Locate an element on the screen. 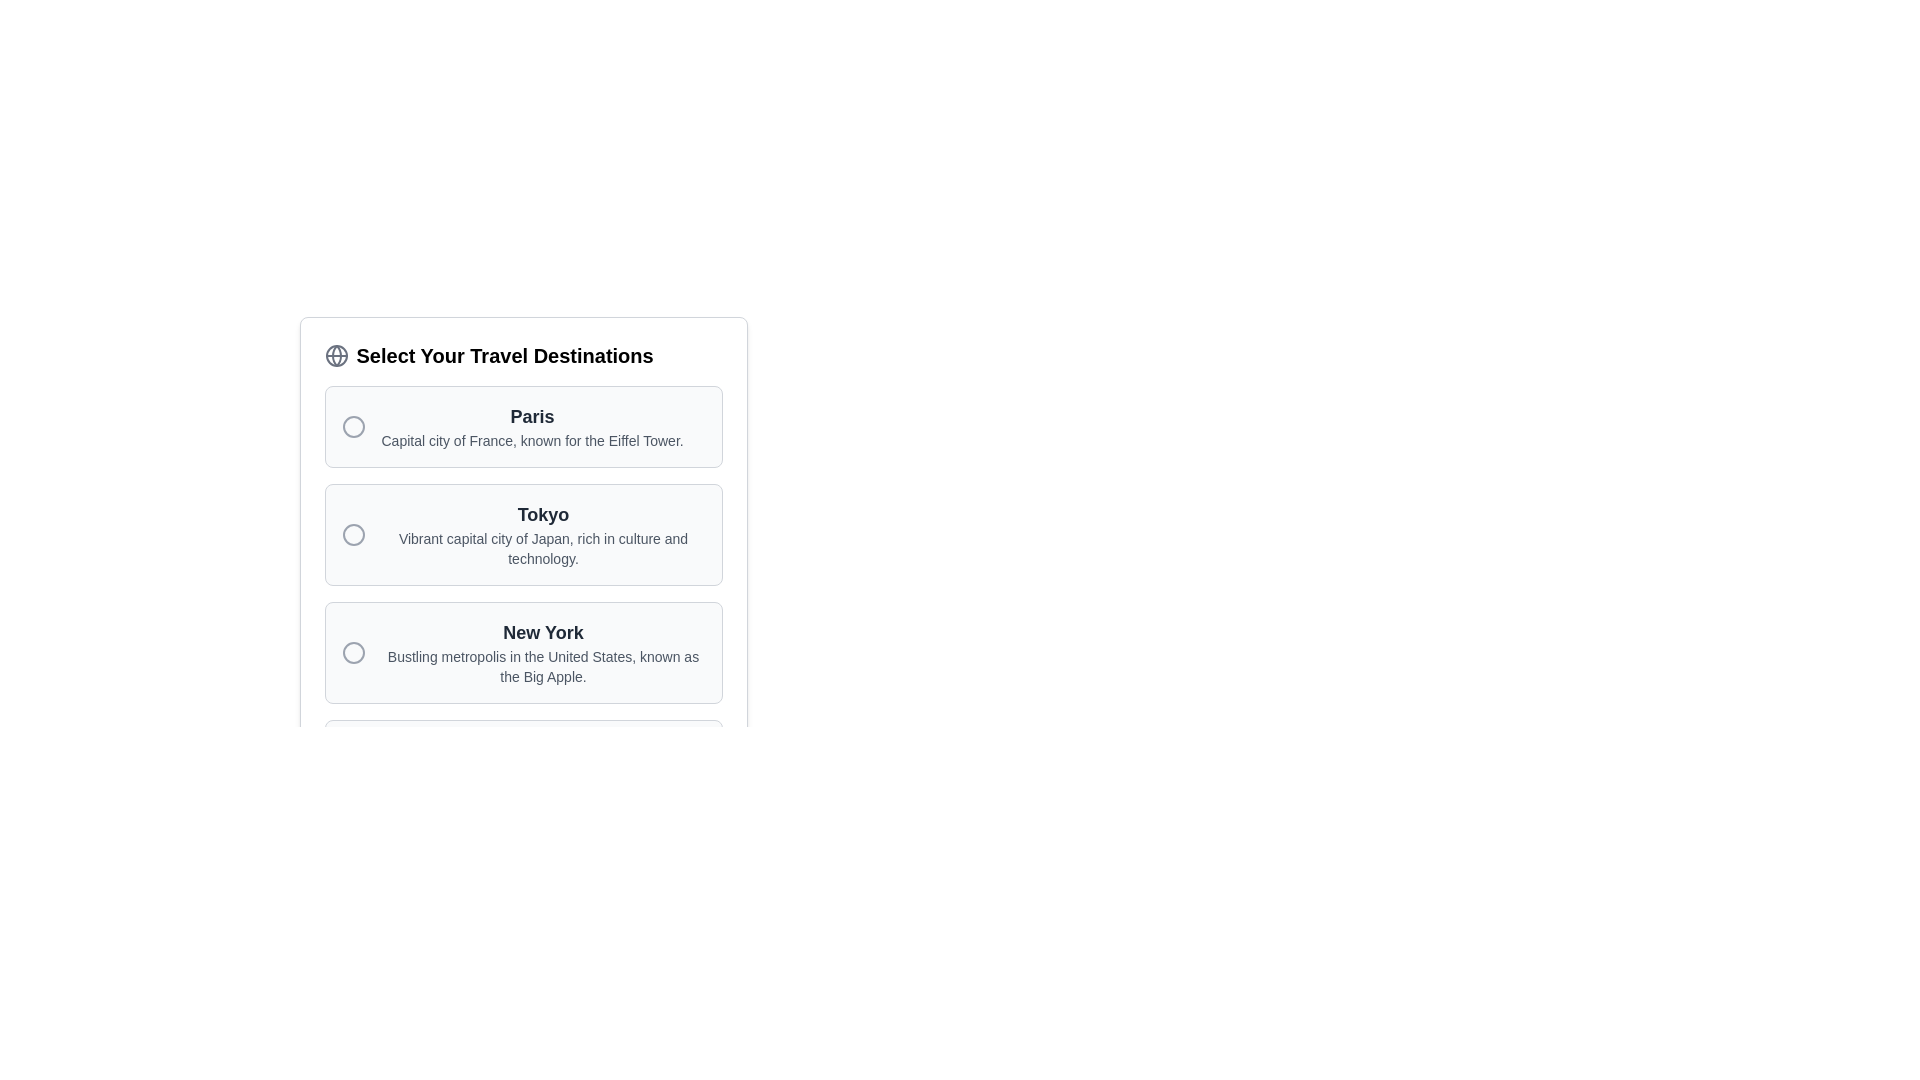 This screenshot has width=1920, height=1080. the unselected radio button for the 'New York' travel option located in the third row of the selection options is located at coordinates (353, 652).